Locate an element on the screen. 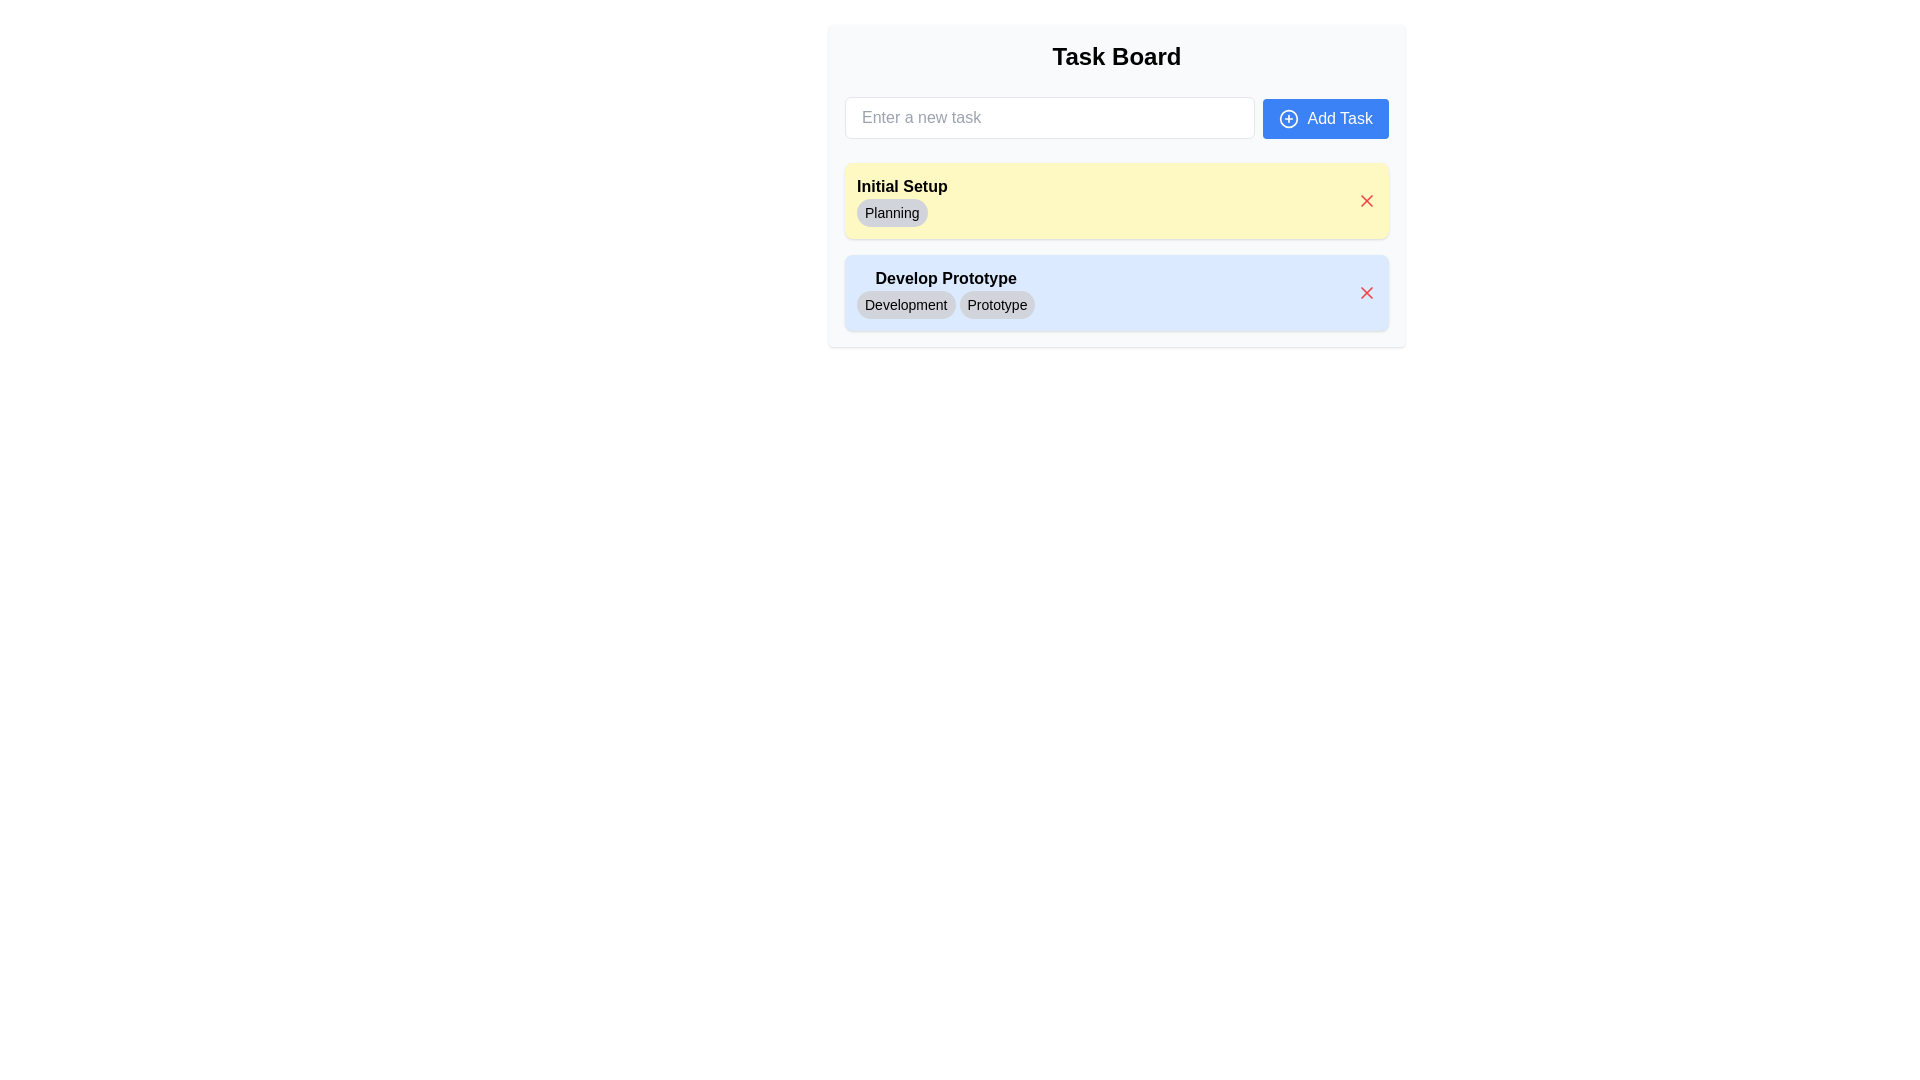  the Text label that serves as the title for the yellow task card labeled 'Initial Setup Planning' within the task board interface is located at coordinates (901, 186).